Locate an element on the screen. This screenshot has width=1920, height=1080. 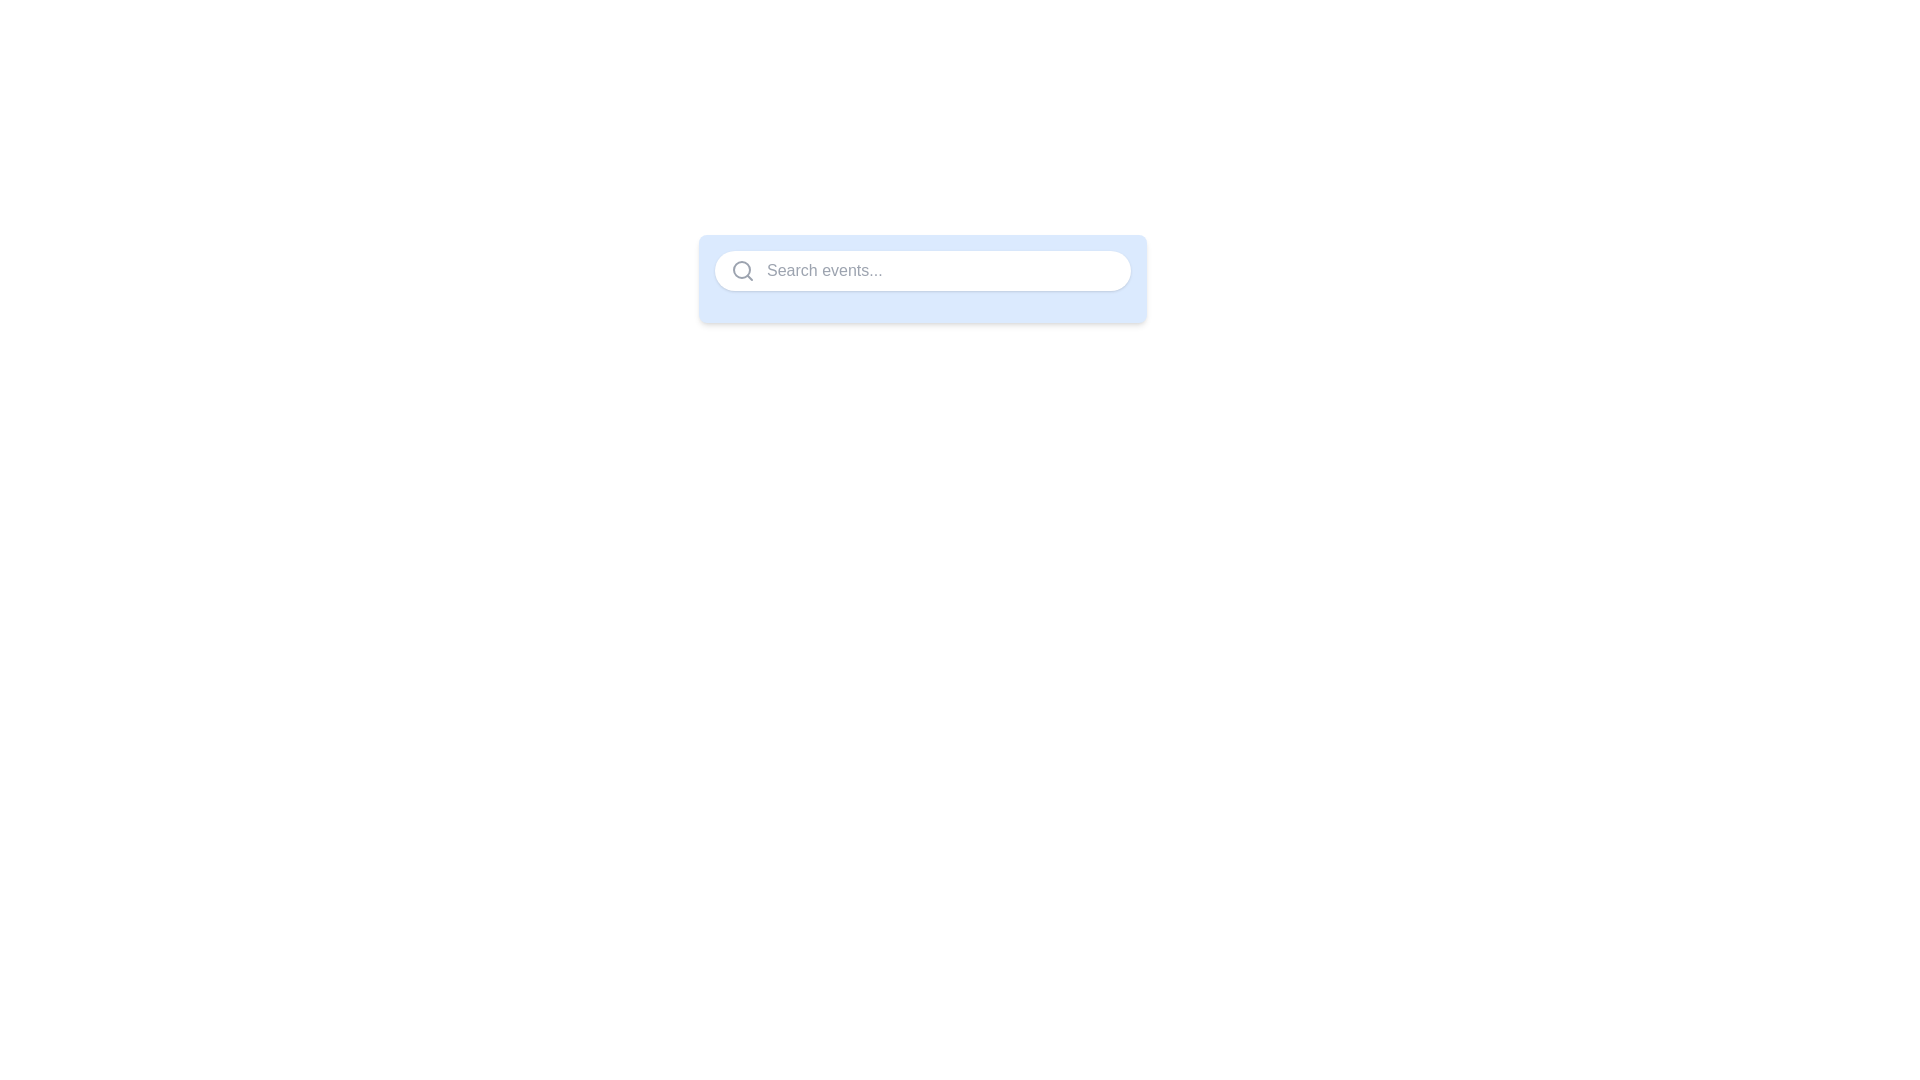
the pill-shaped search bar by dragging to utilize its potential drag-and-drop features is located at coordinates (921, 278).